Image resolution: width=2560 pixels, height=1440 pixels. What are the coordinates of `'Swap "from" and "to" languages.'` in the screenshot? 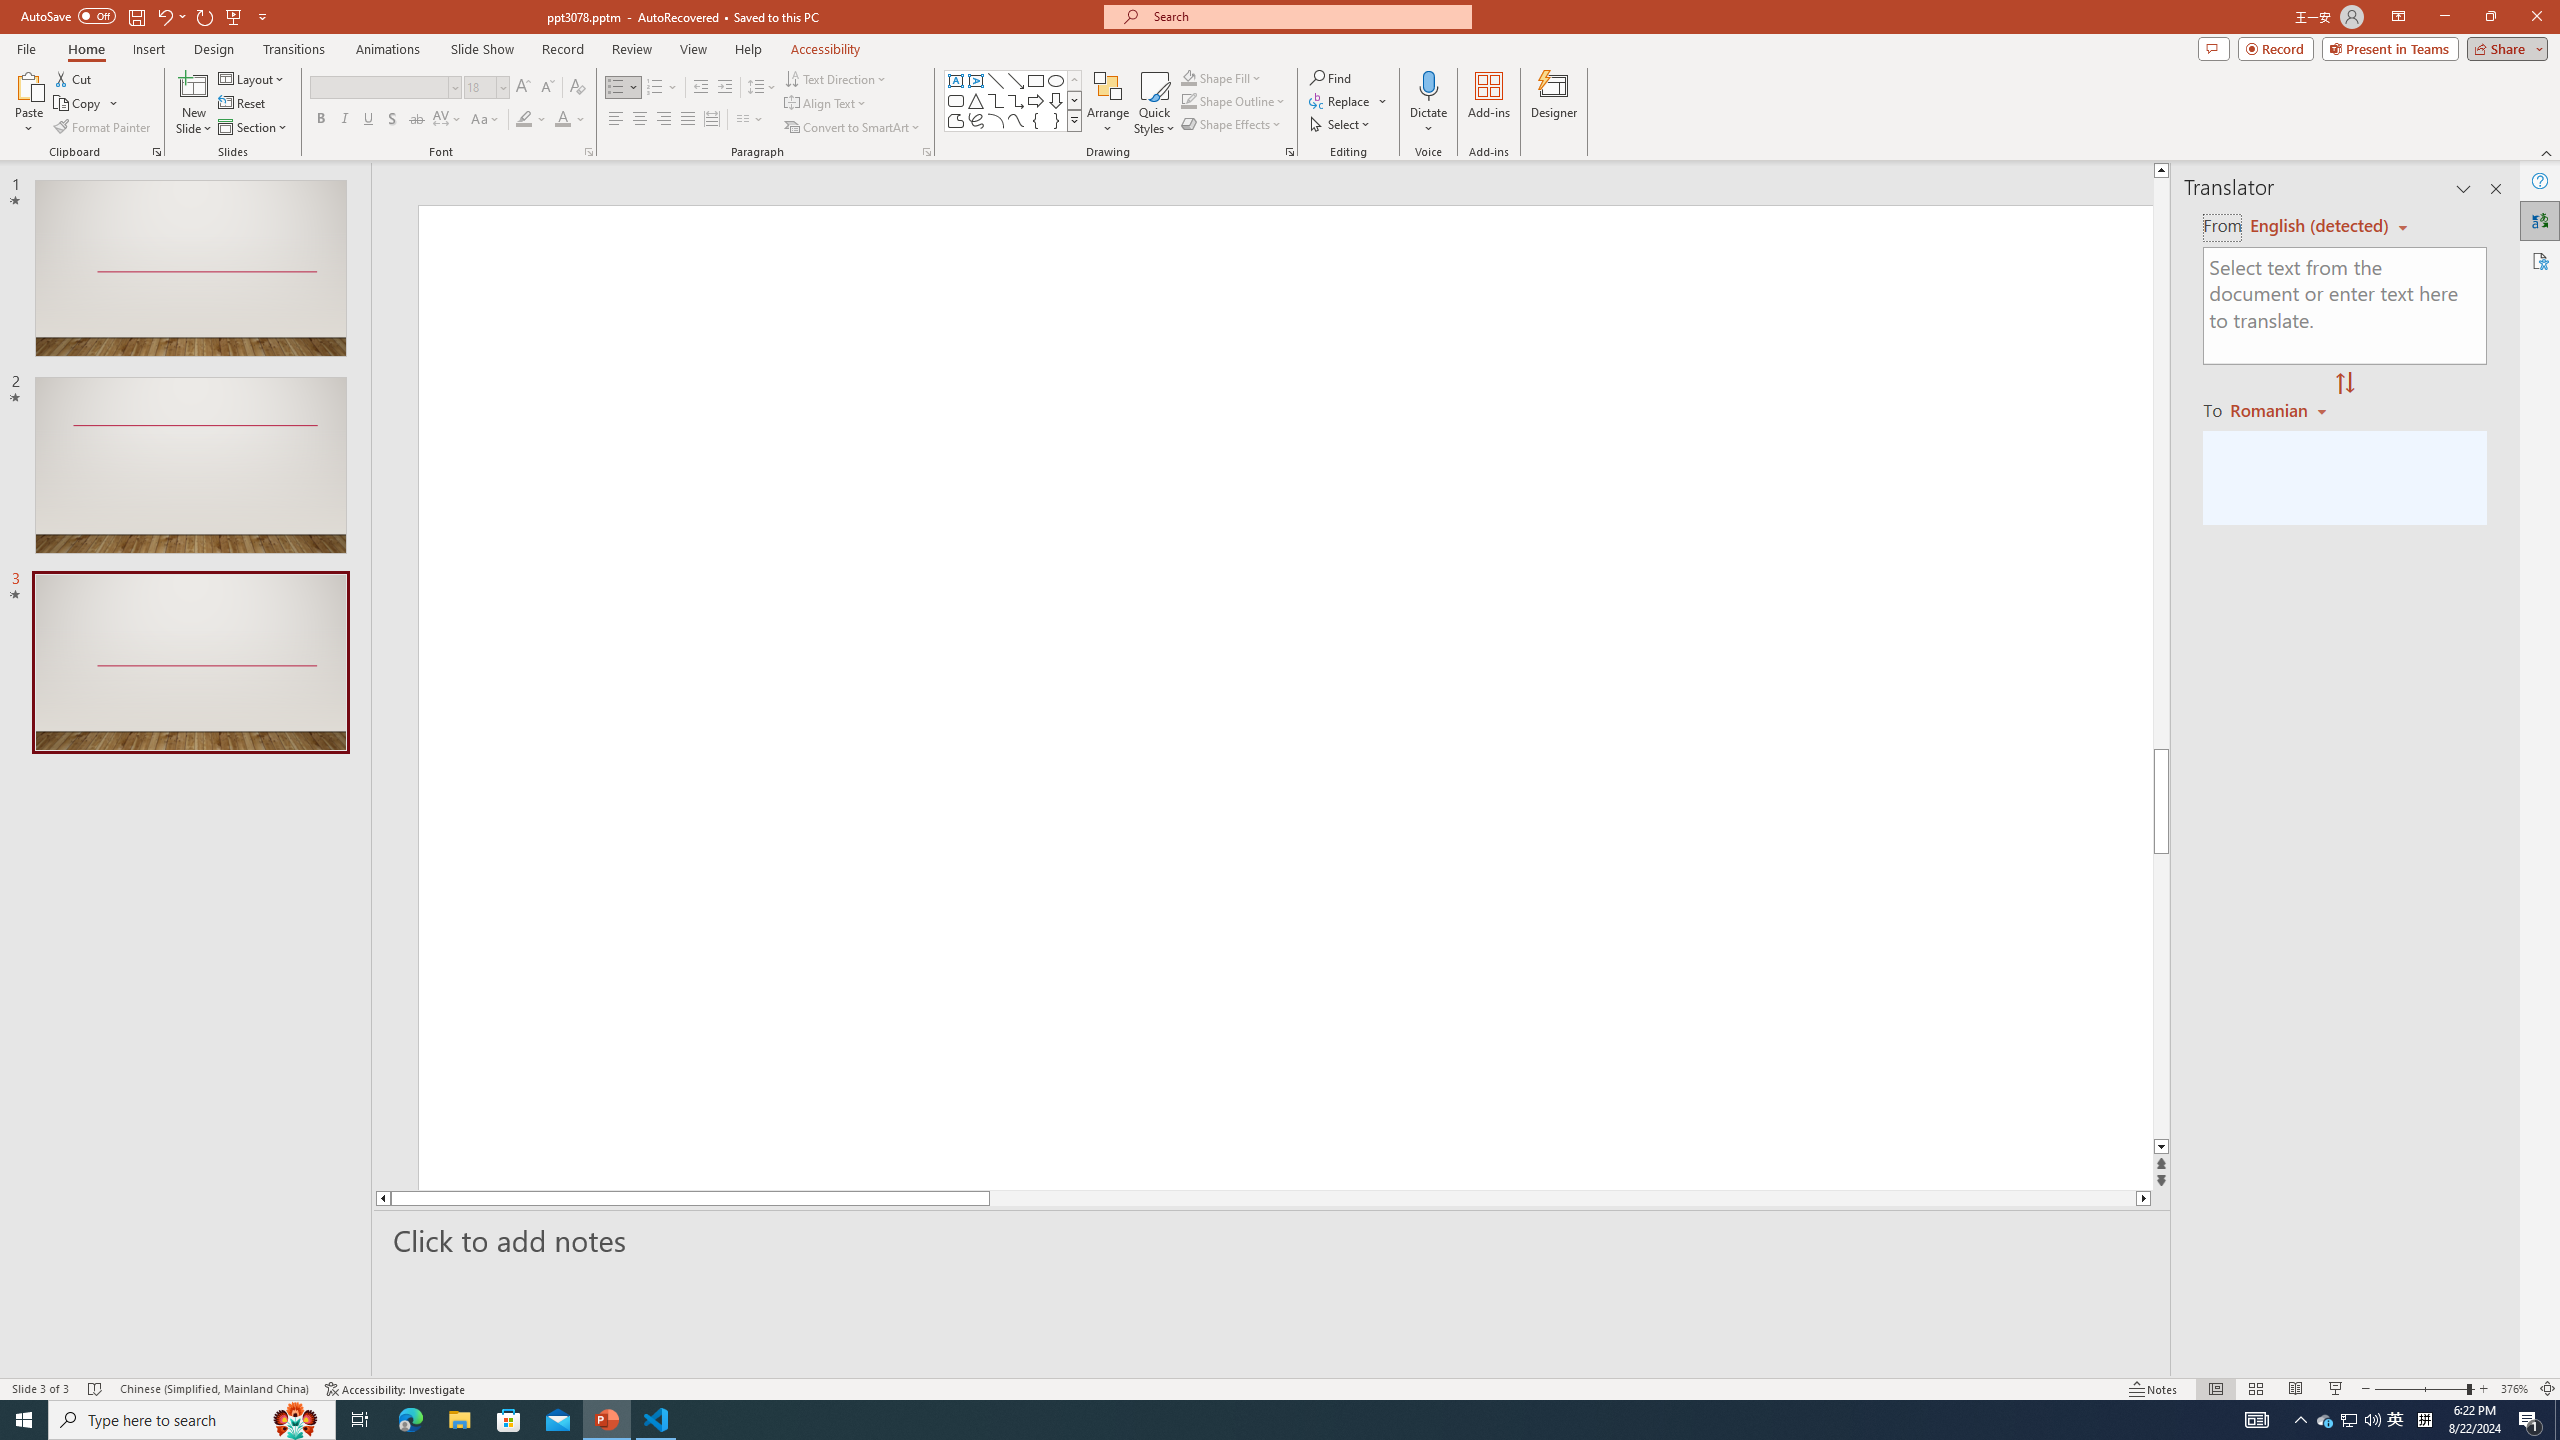 It's located at (2343, 383).